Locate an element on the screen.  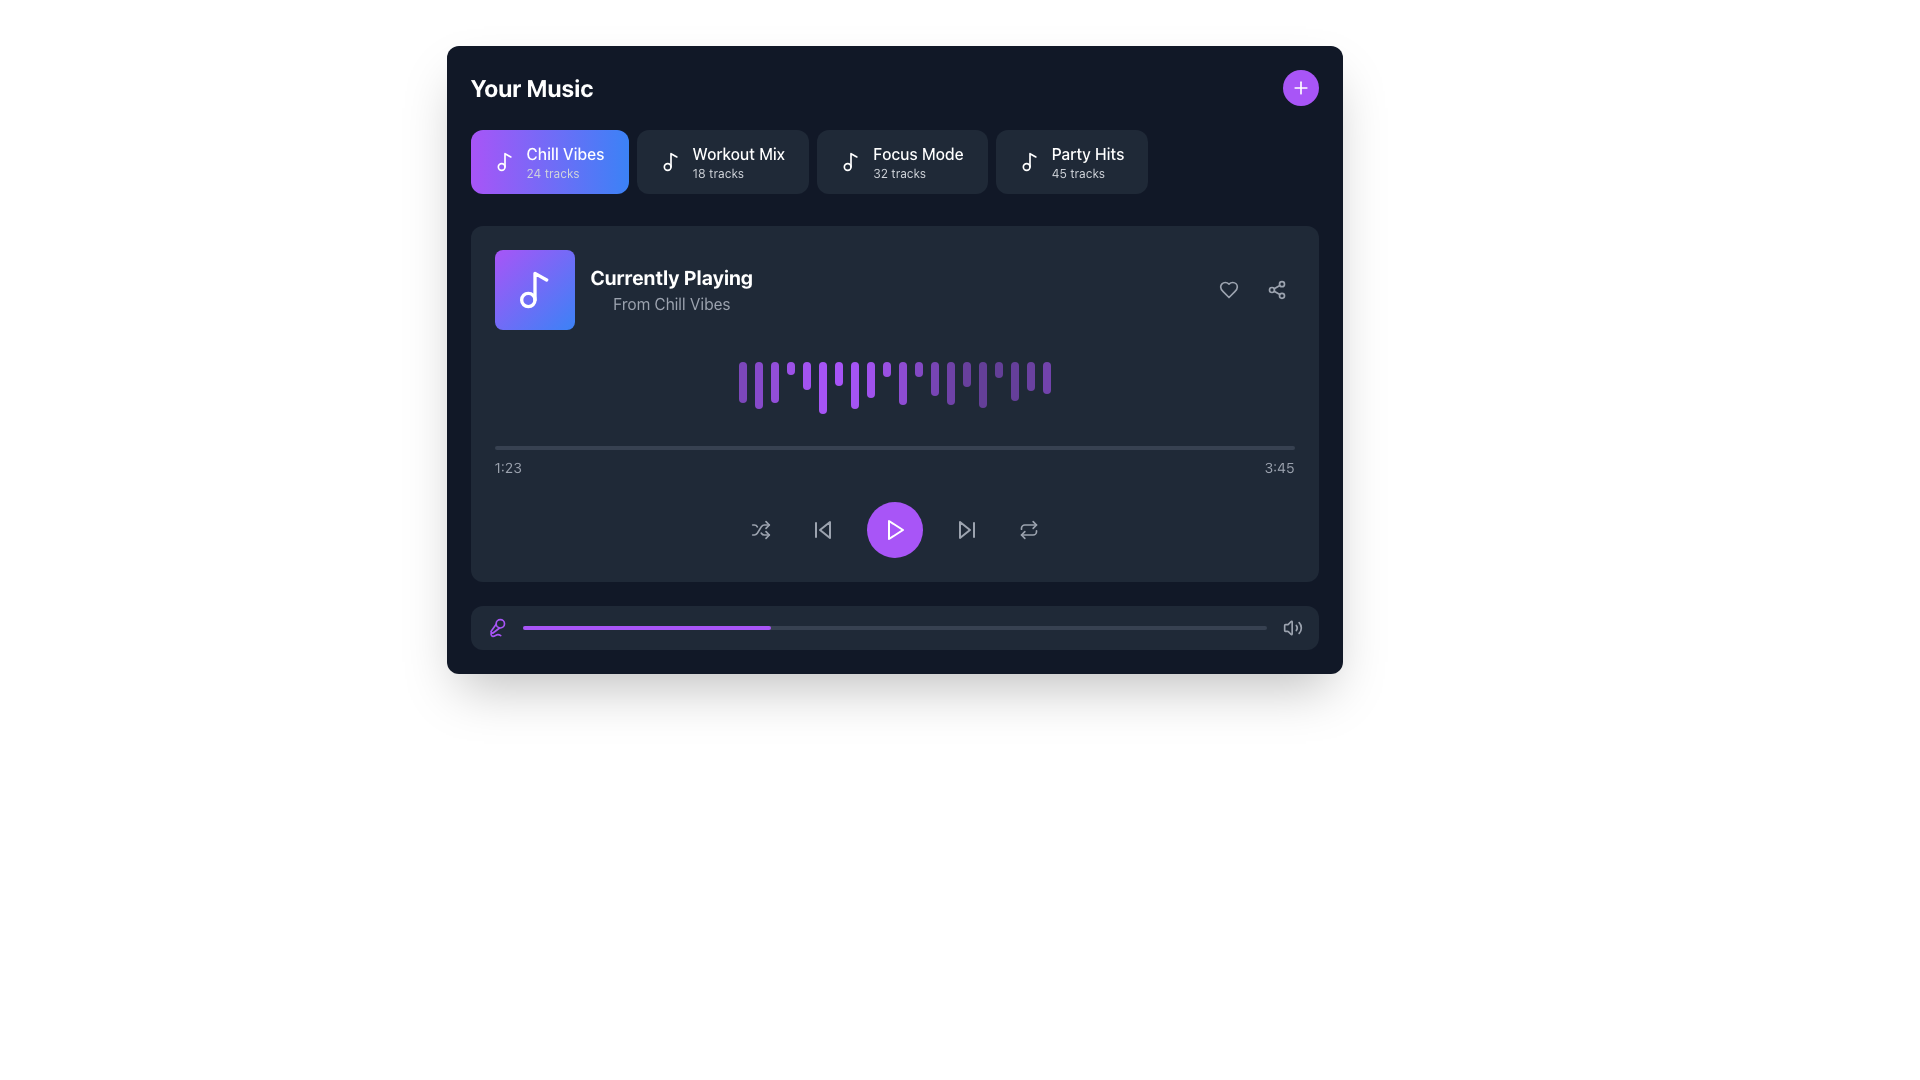
the microphone icon located in the lower-left part of the interface within a rounded rectangle, which serves as a button for audio or recording functionalities is located at coordinates (496, 627).